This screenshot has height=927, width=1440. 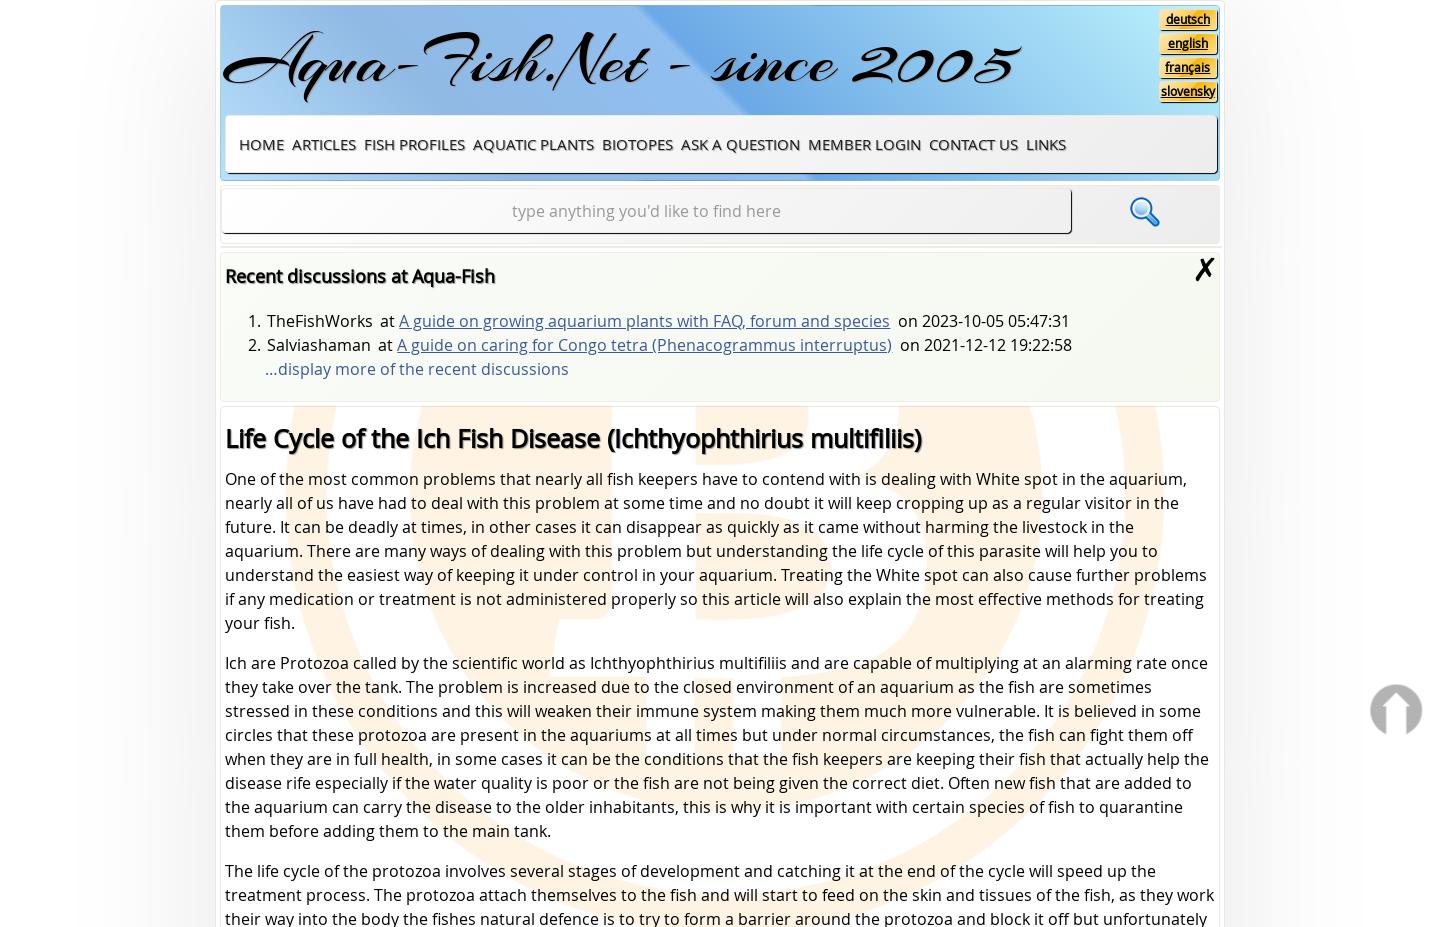 What do you see at coordinates (322, 142) in the screenshot?
I see `'Articles'` at bounding box center [322, 142].